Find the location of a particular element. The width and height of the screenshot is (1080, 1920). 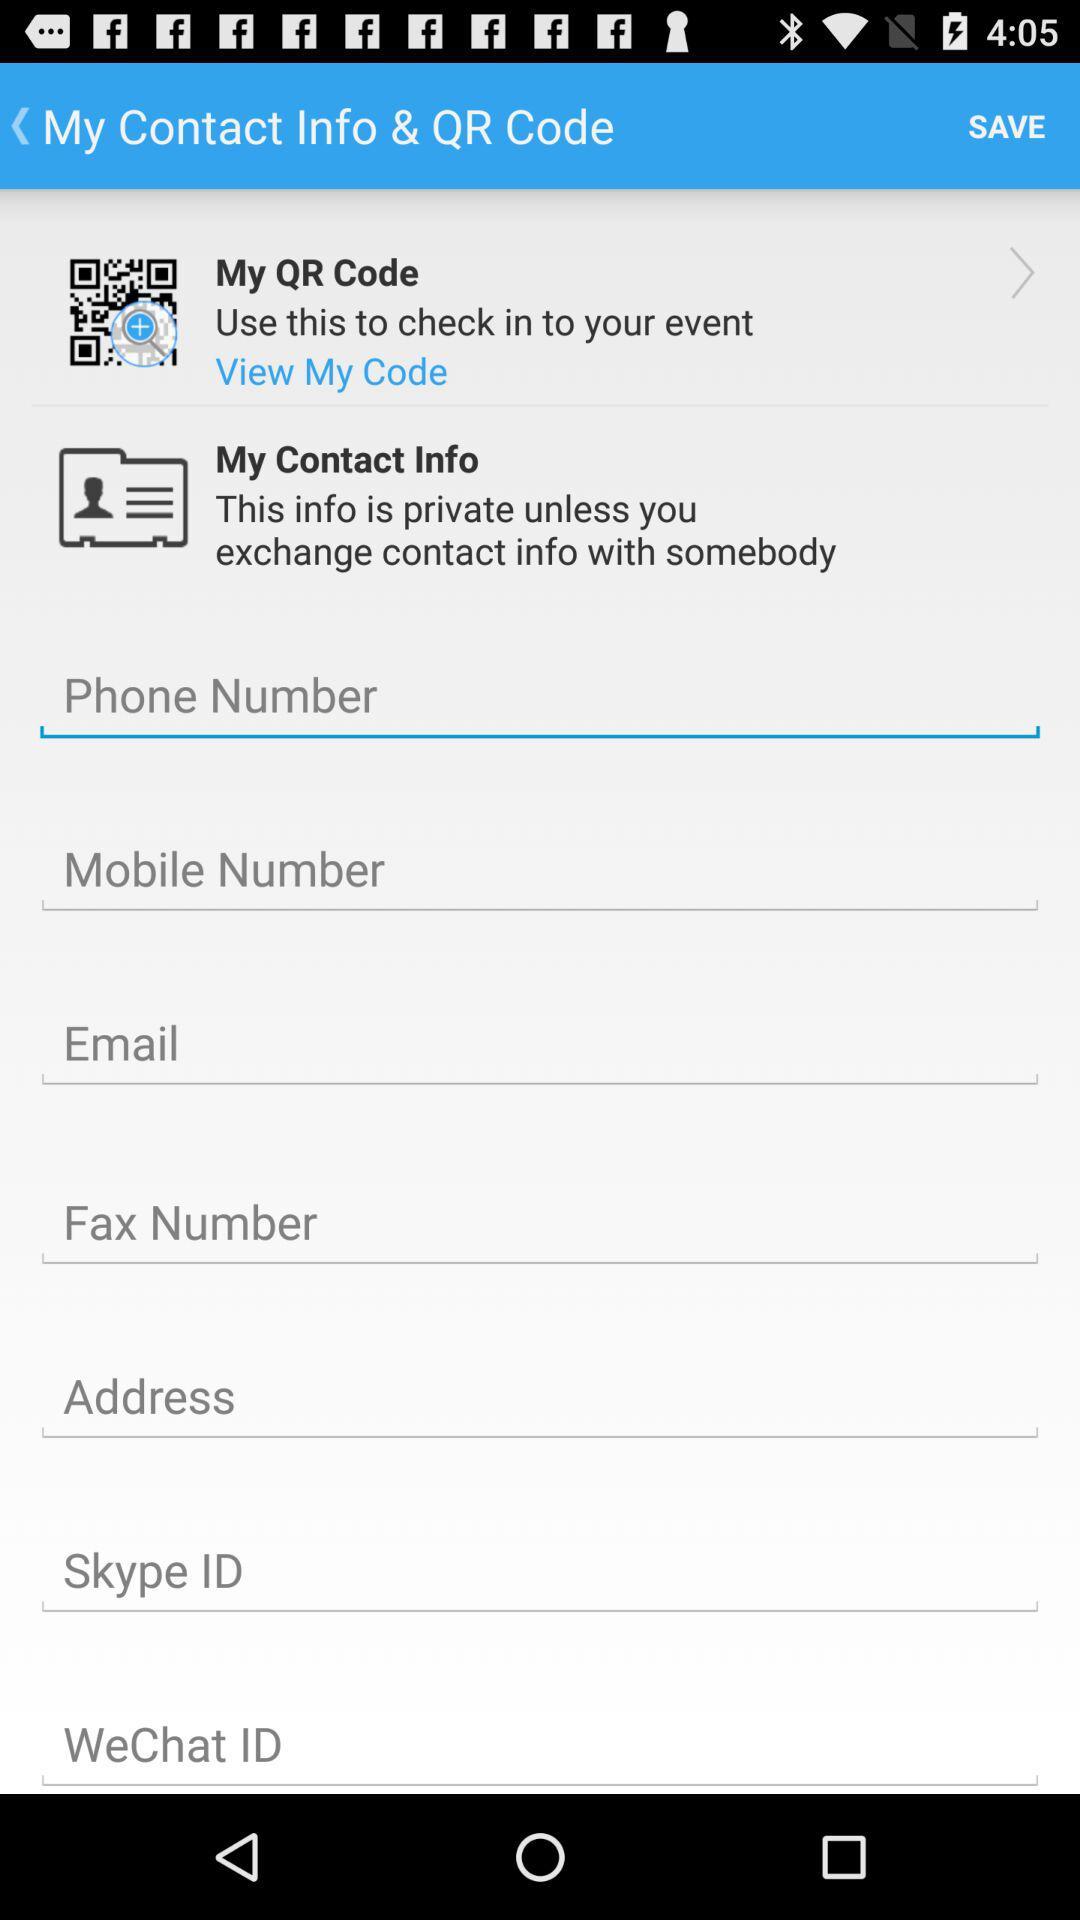

contact 's email is located at coordinates (540, 1042).